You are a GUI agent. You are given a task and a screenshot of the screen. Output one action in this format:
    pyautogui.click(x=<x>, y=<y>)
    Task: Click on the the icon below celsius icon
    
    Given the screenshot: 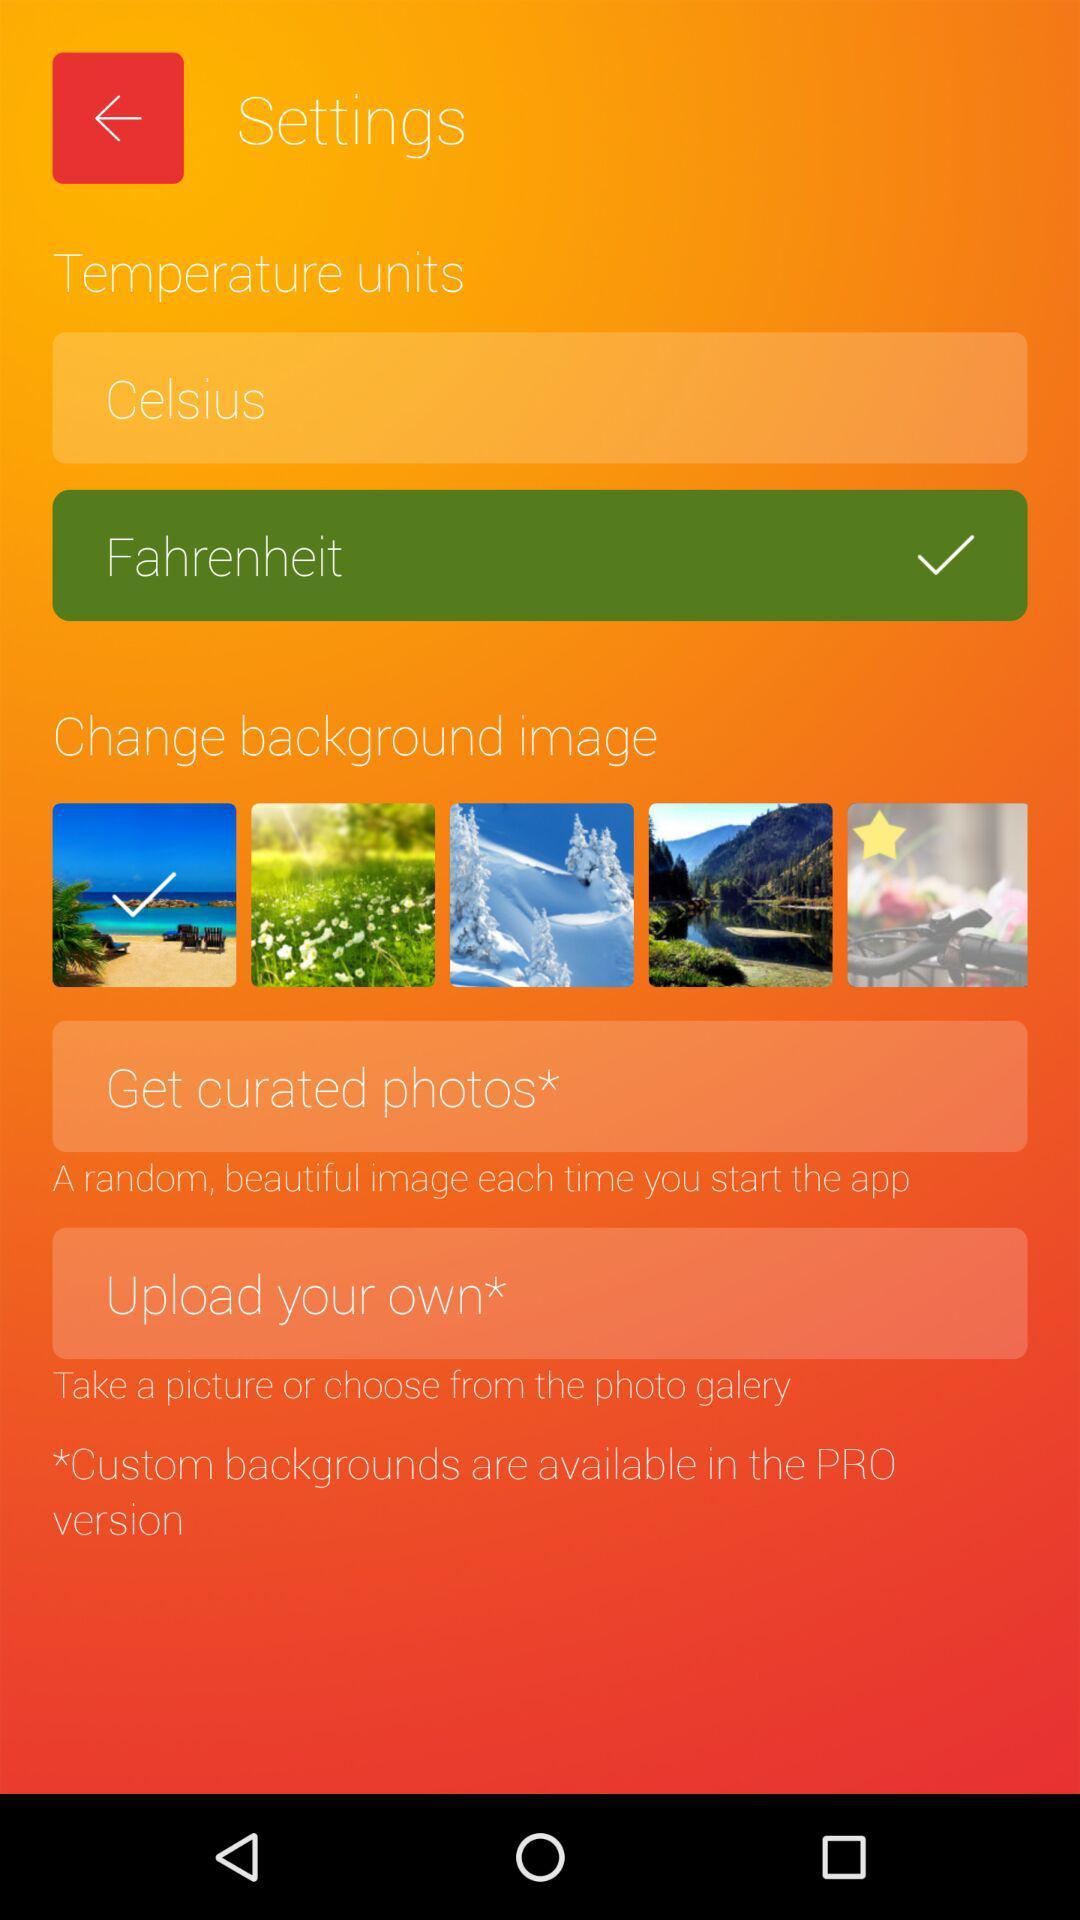 What is the action you would take?
    pyautogui.click(x=540, y=555)
    